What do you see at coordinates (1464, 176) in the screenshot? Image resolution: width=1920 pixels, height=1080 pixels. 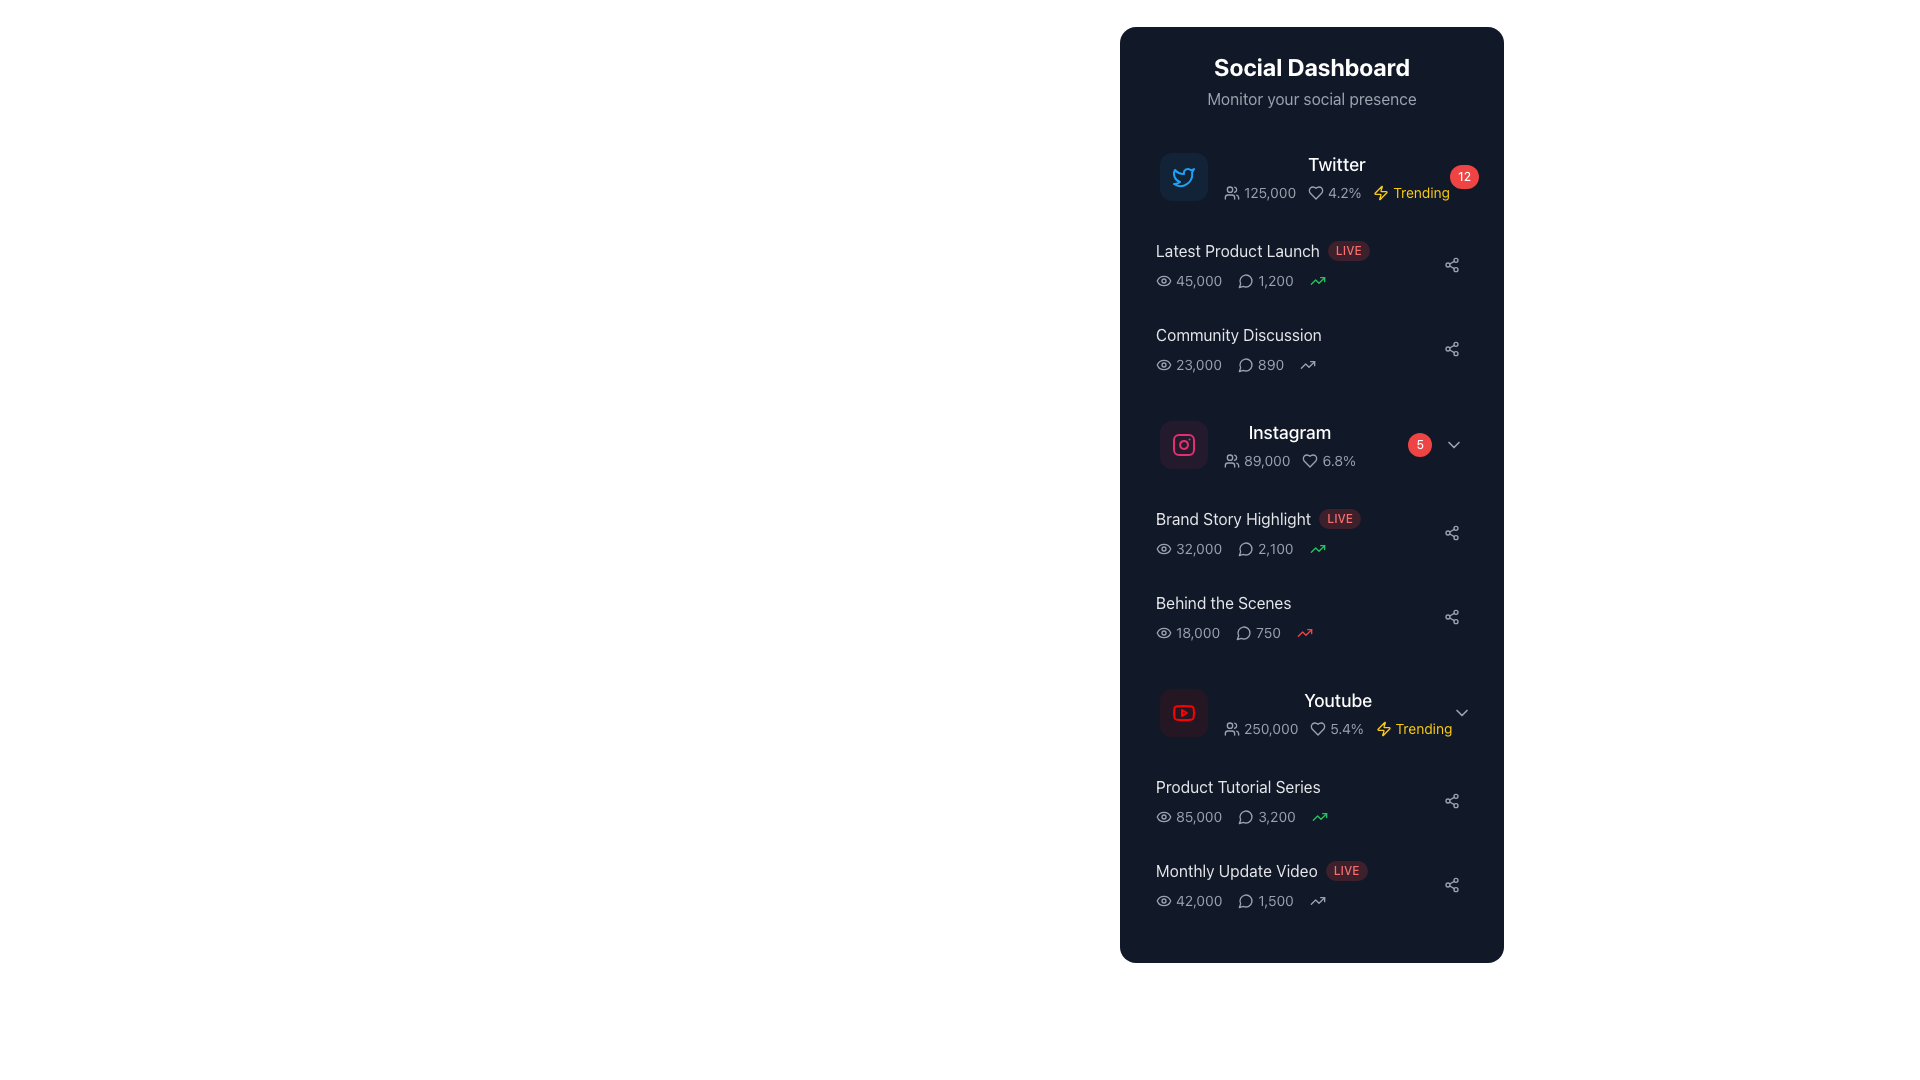 I see `the small circular badge with a red background and white text displaying '12', located to the right of the 'Twitter' item in the Social Dashboard` at bounding box center [1464, 176].